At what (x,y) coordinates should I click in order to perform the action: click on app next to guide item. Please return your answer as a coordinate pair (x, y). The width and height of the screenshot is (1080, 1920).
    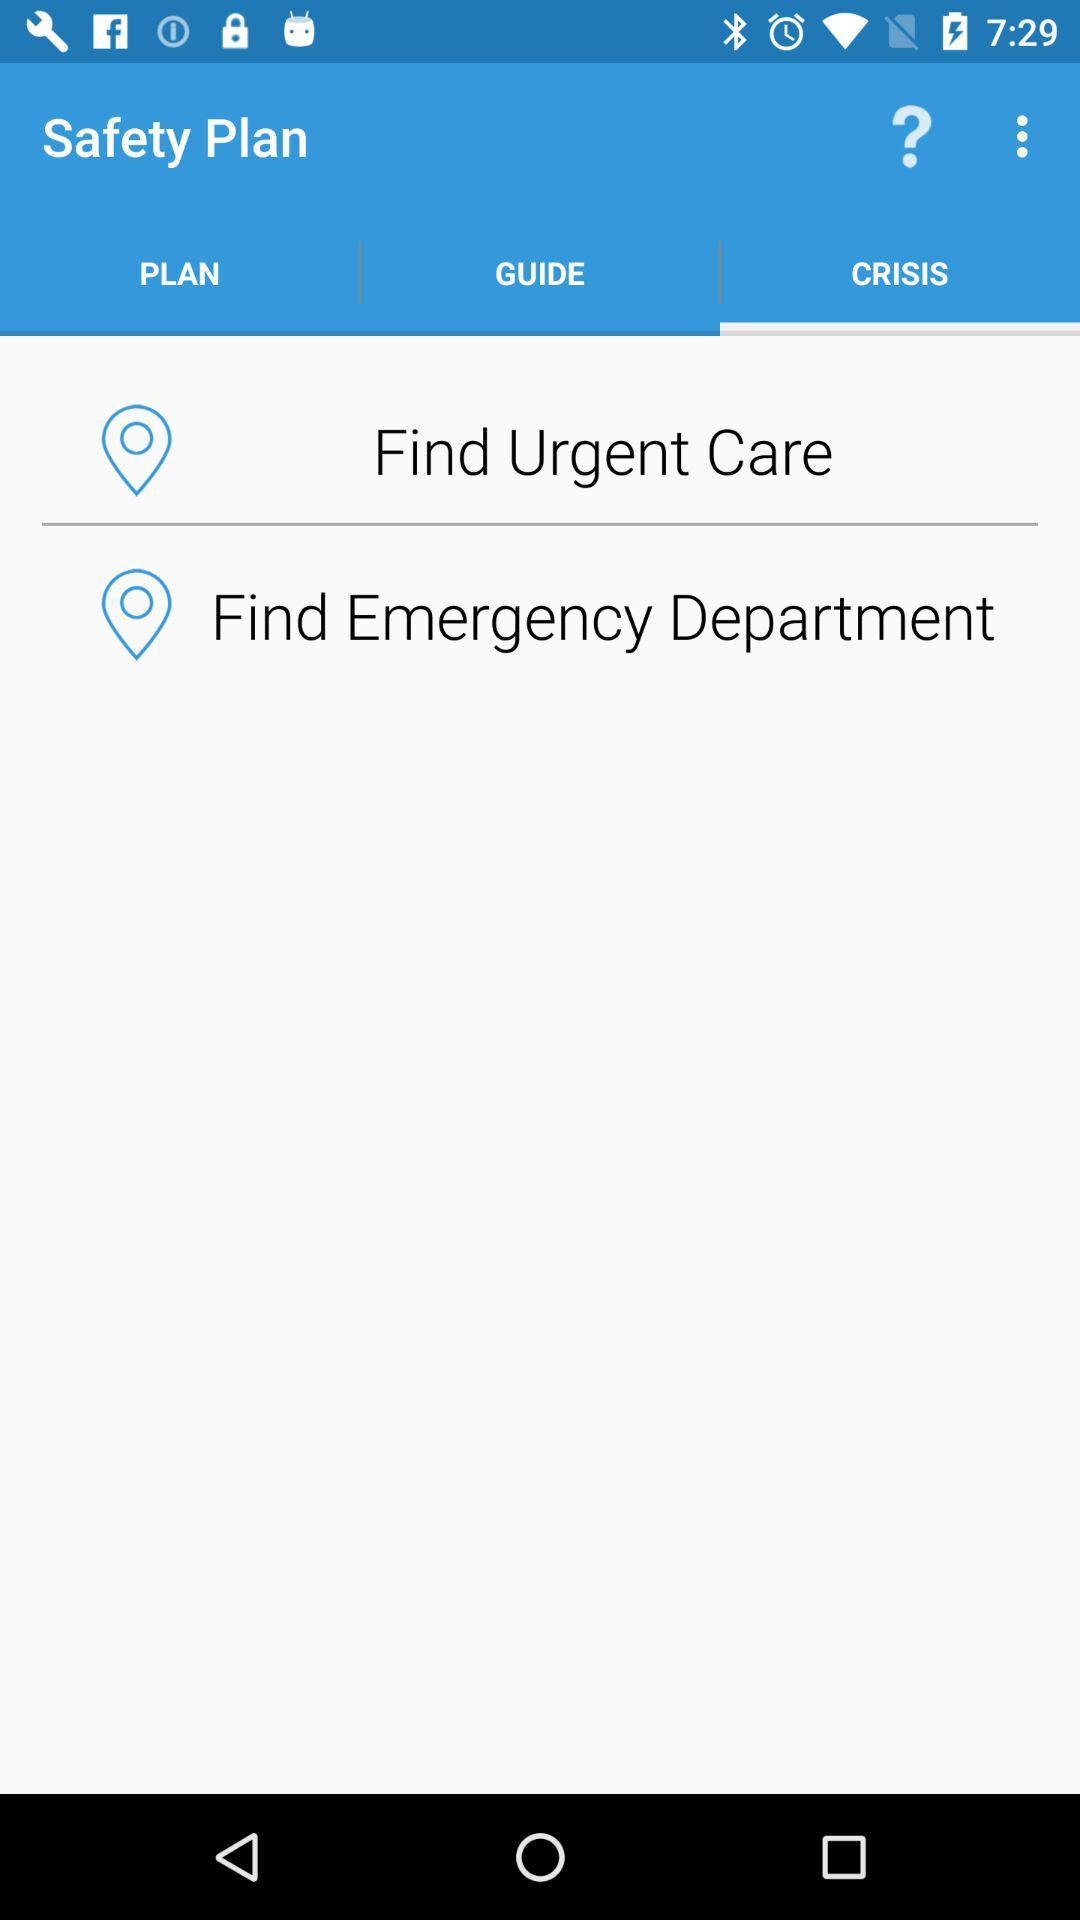
    Looking at the image, I should click on (911, 135).